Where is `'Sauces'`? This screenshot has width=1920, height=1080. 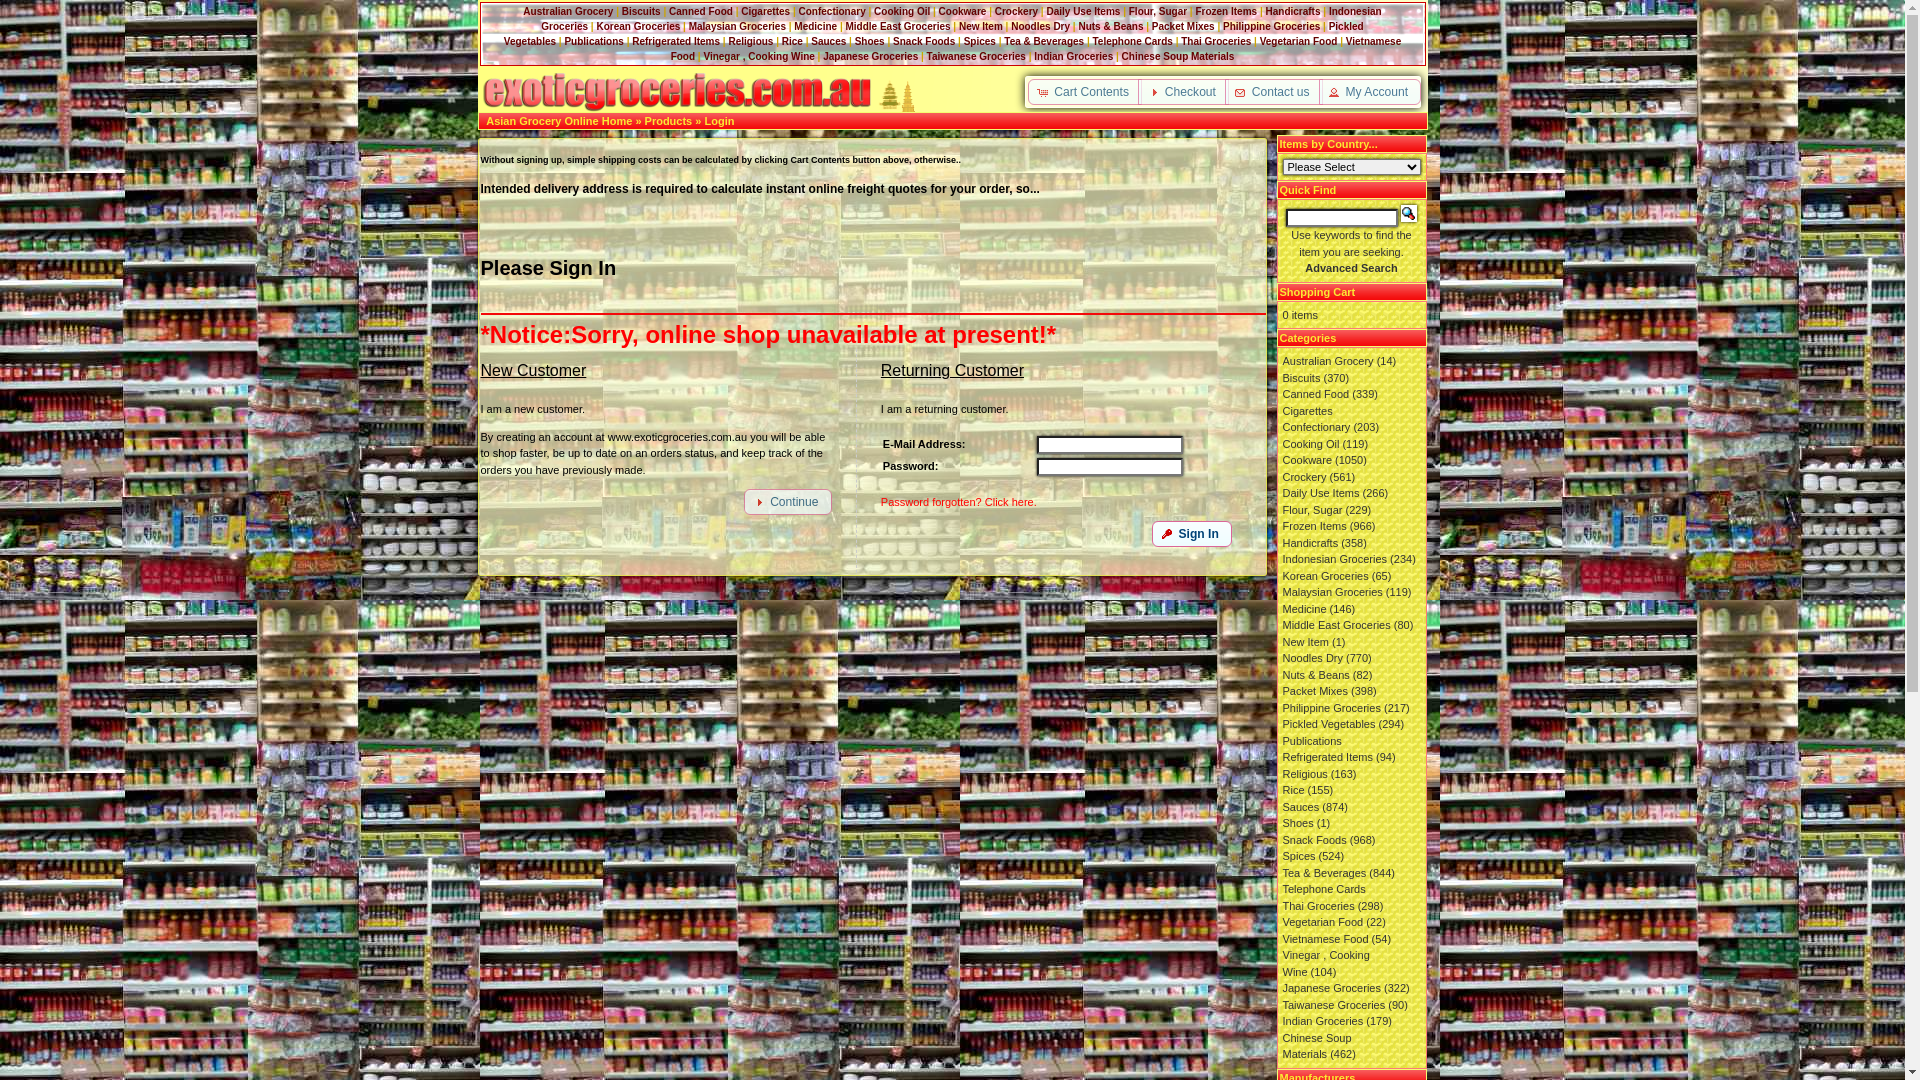
'Sauces' is located at coordinates (1300, 805).